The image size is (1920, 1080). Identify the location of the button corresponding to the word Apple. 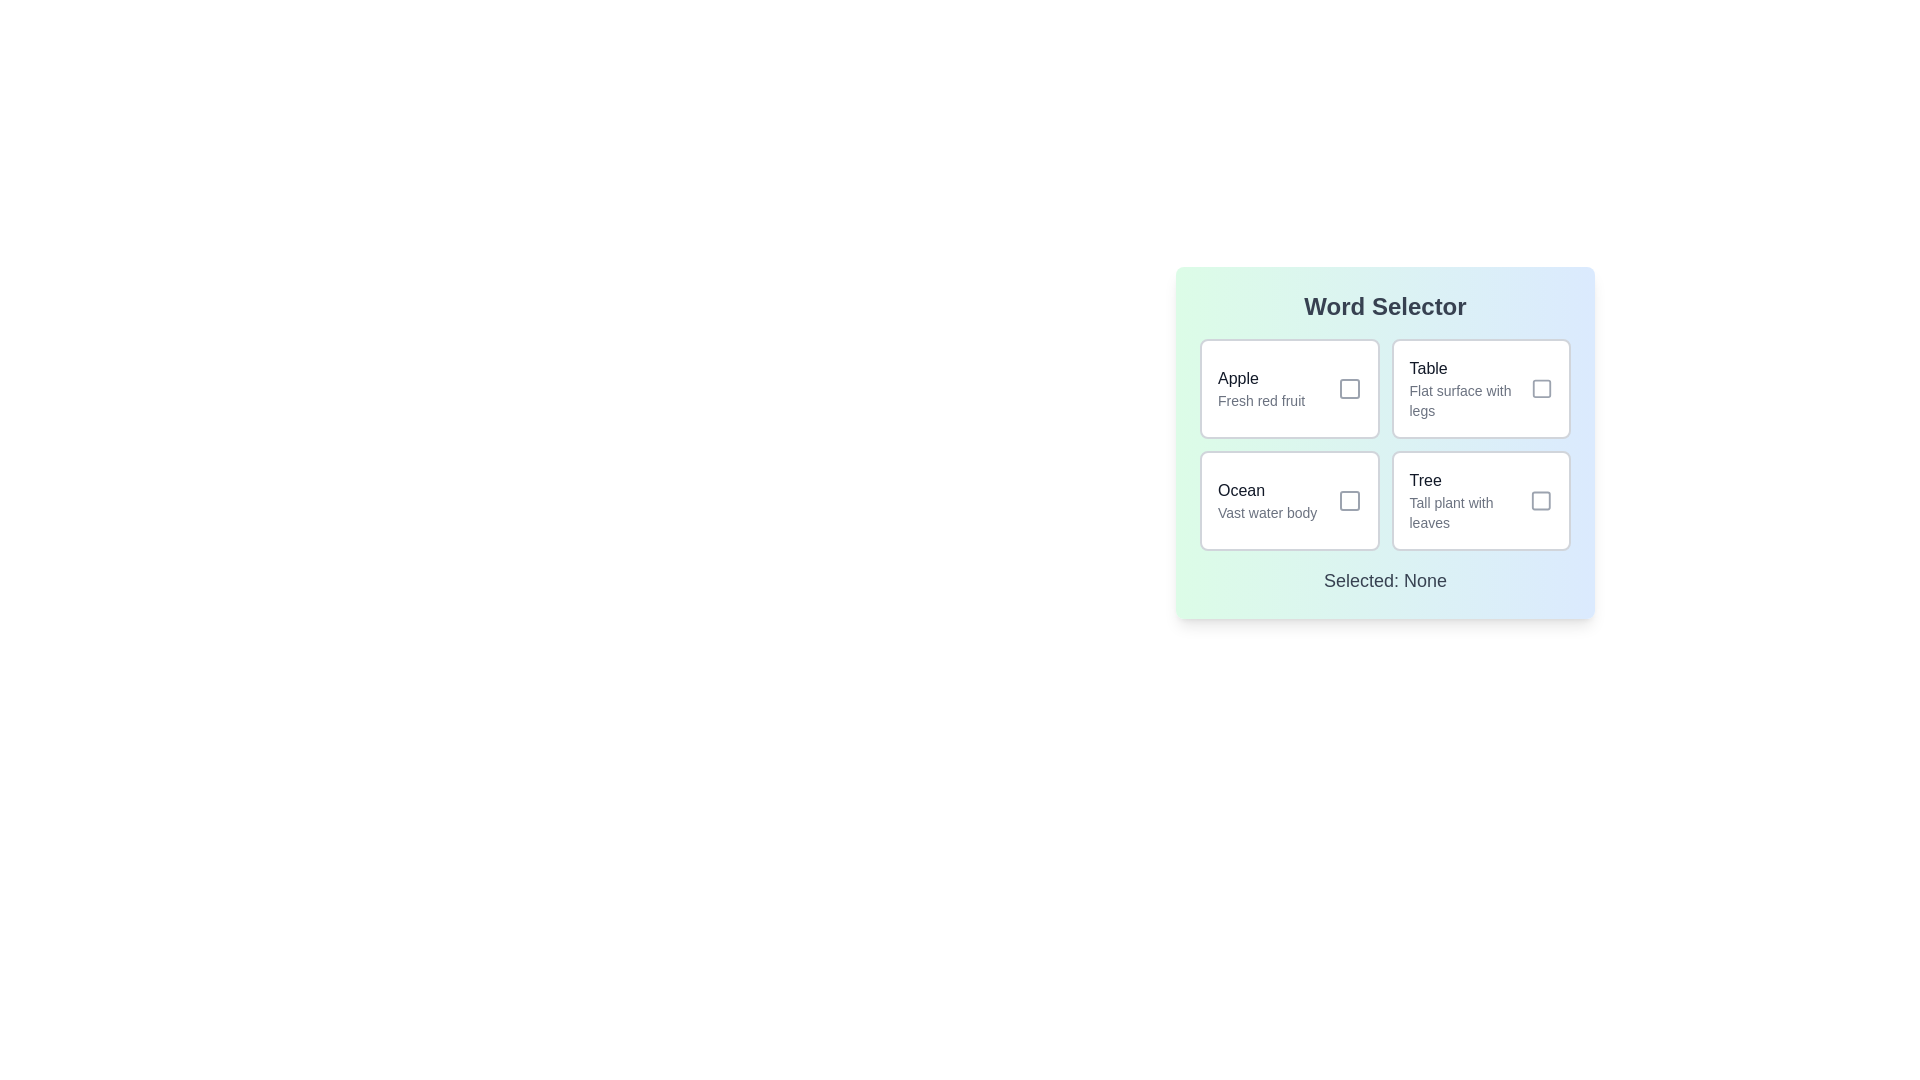
(1289, 389).